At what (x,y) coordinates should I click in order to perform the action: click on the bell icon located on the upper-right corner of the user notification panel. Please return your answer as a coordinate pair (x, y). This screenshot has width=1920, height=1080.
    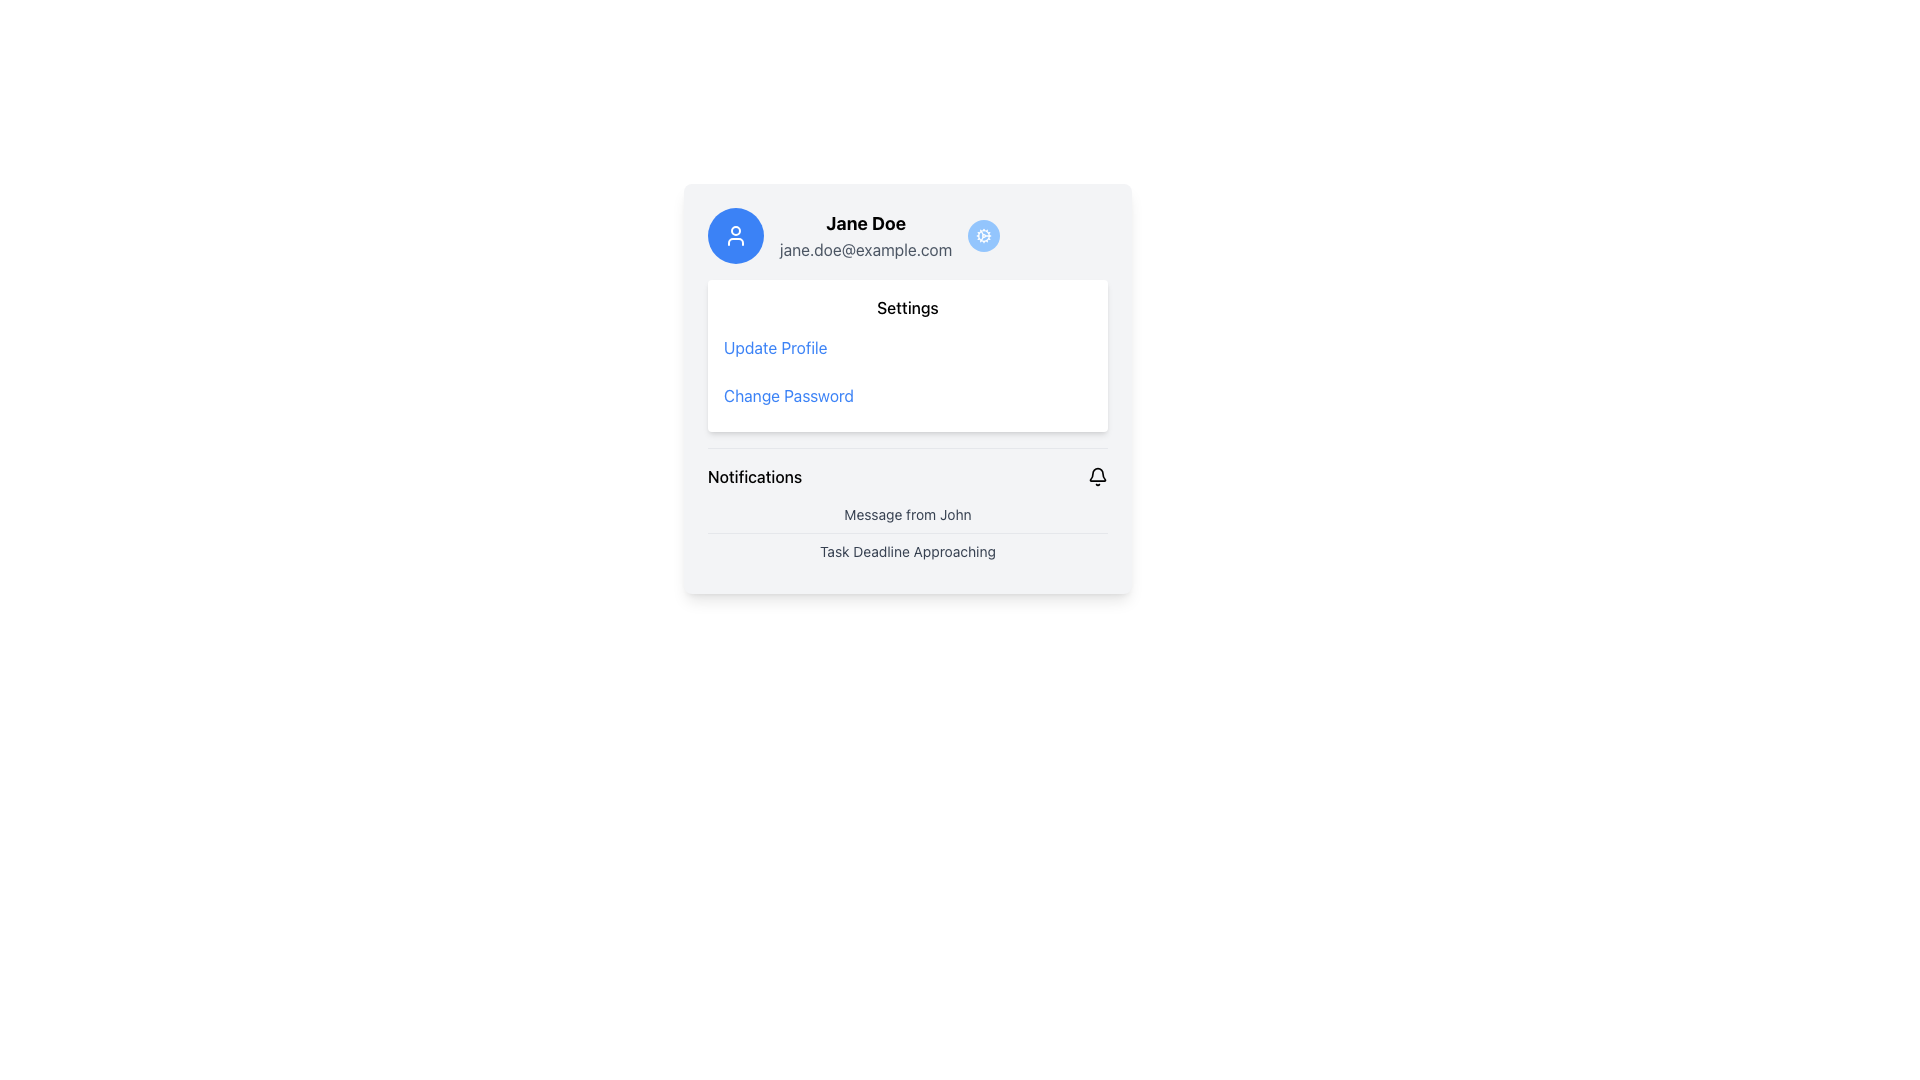
    Looking at the image, I should click on (1097, 477).